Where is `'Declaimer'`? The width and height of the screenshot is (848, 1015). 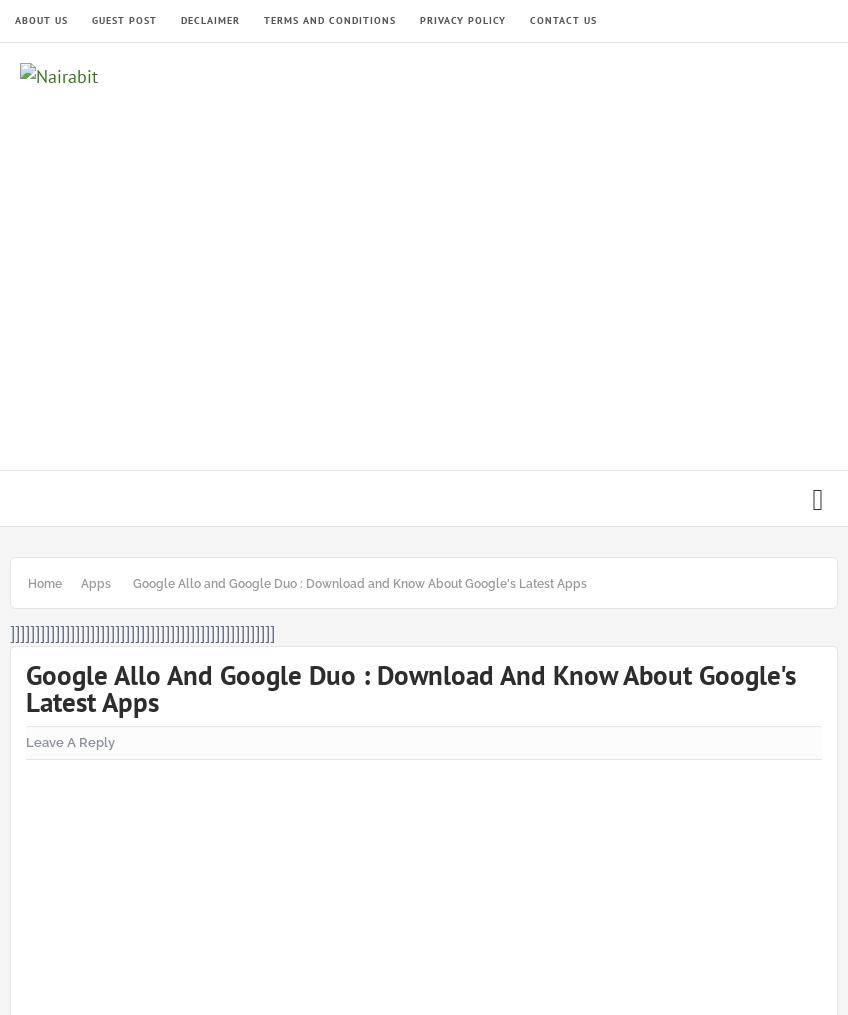 'Declaimer' is located at coordinates (210, 19).